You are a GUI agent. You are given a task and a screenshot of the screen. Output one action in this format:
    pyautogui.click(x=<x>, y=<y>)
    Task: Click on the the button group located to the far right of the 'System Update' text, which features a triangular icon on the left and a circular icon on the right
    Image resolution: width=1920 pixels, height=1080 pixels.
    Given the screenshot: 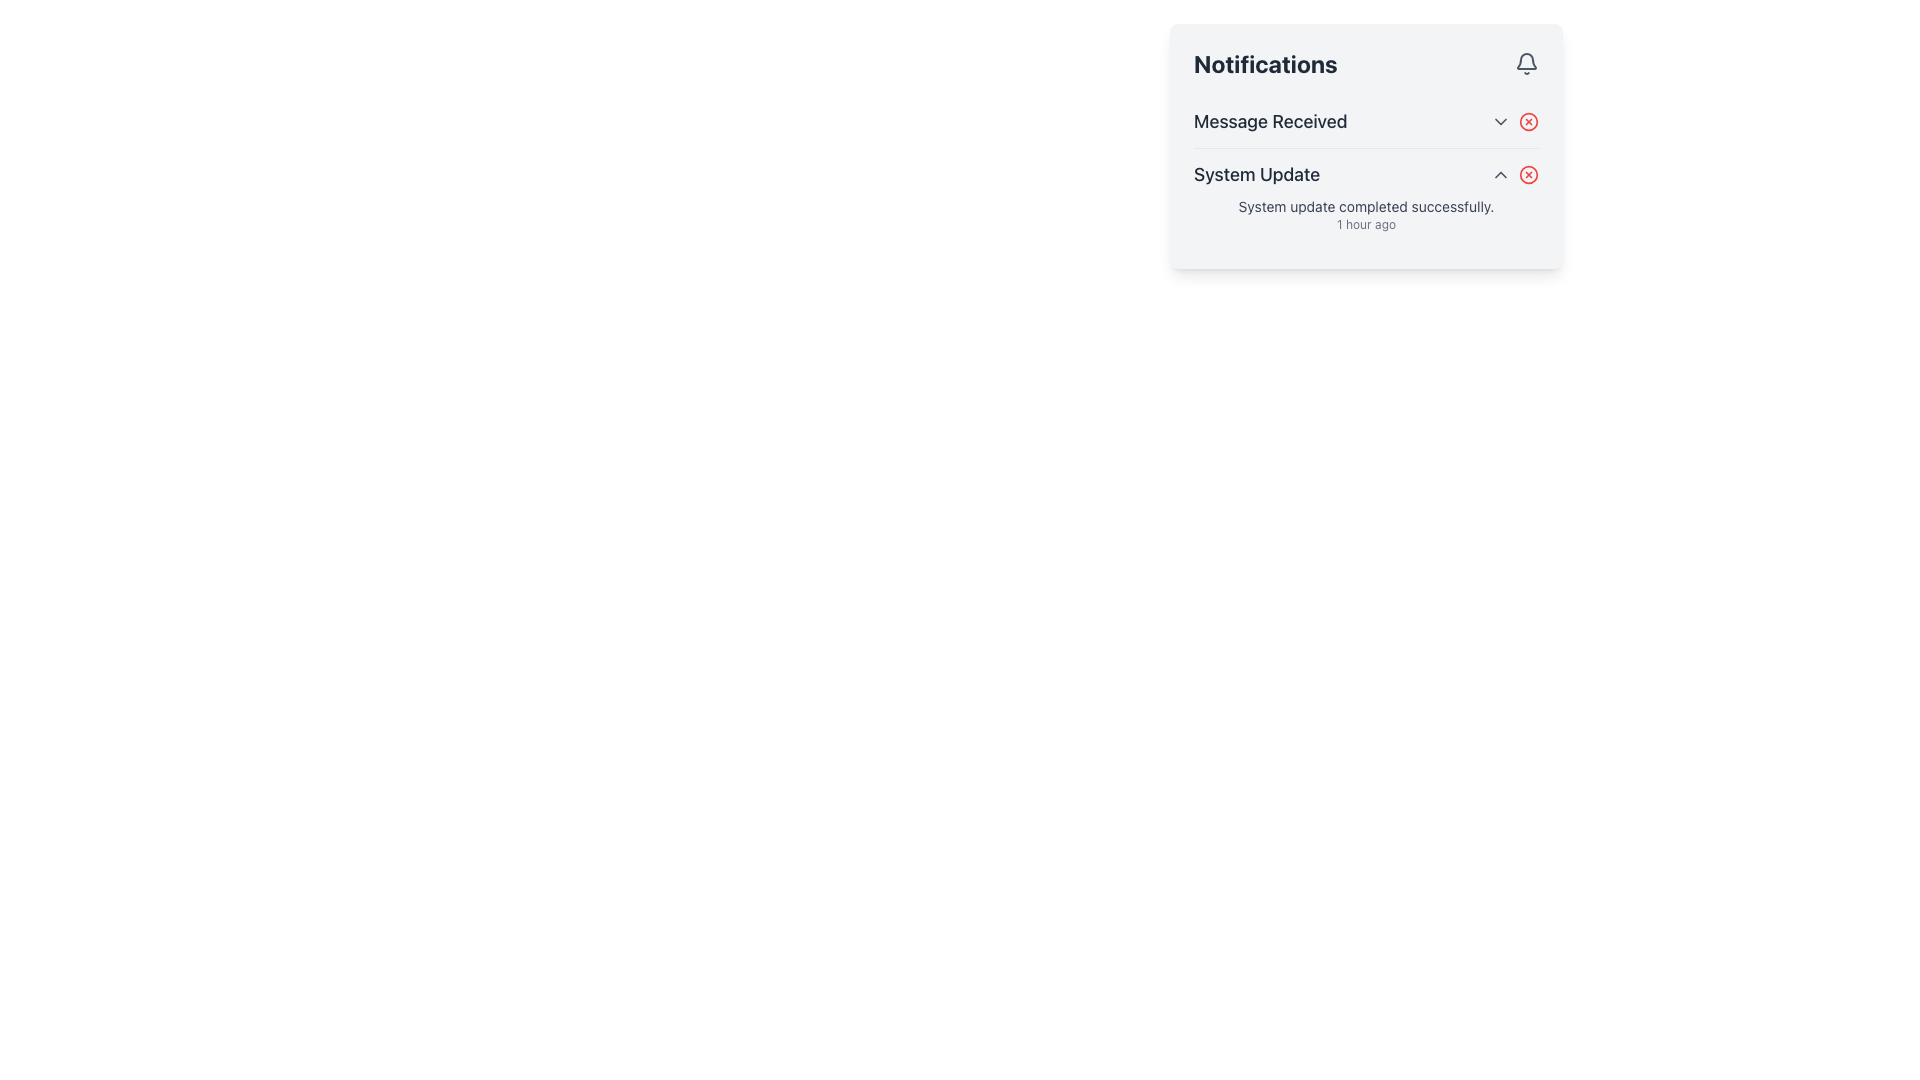 What is the action you would take?
    pyautogui.click(x=1515, y=173)
    